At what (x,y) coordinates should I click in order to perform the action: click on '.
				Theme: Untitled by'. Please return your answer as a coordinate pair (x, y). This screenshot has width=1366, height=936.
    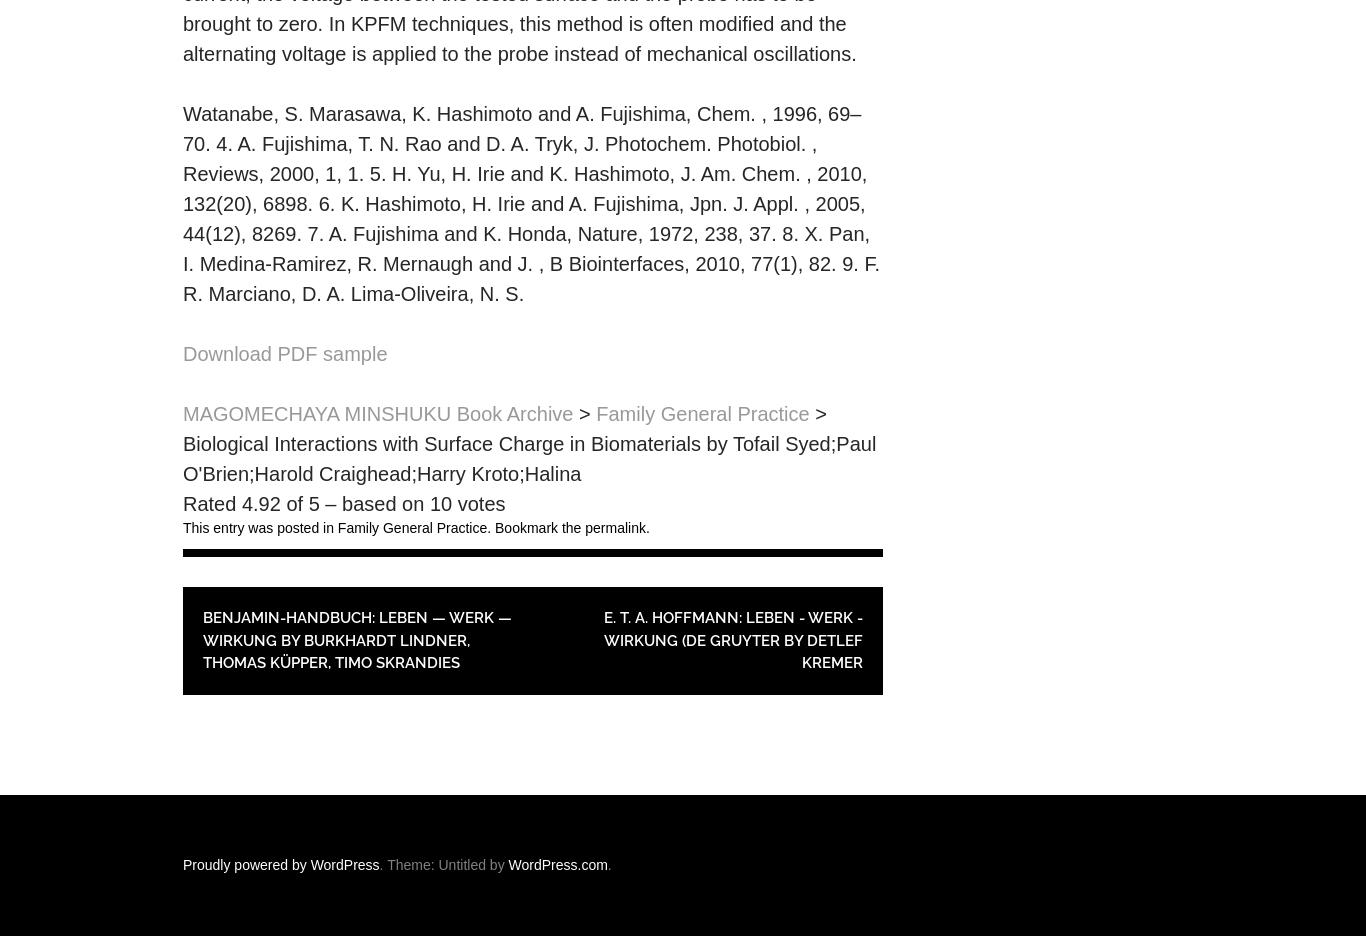
    Looking at the image, I should click on (442, 863).